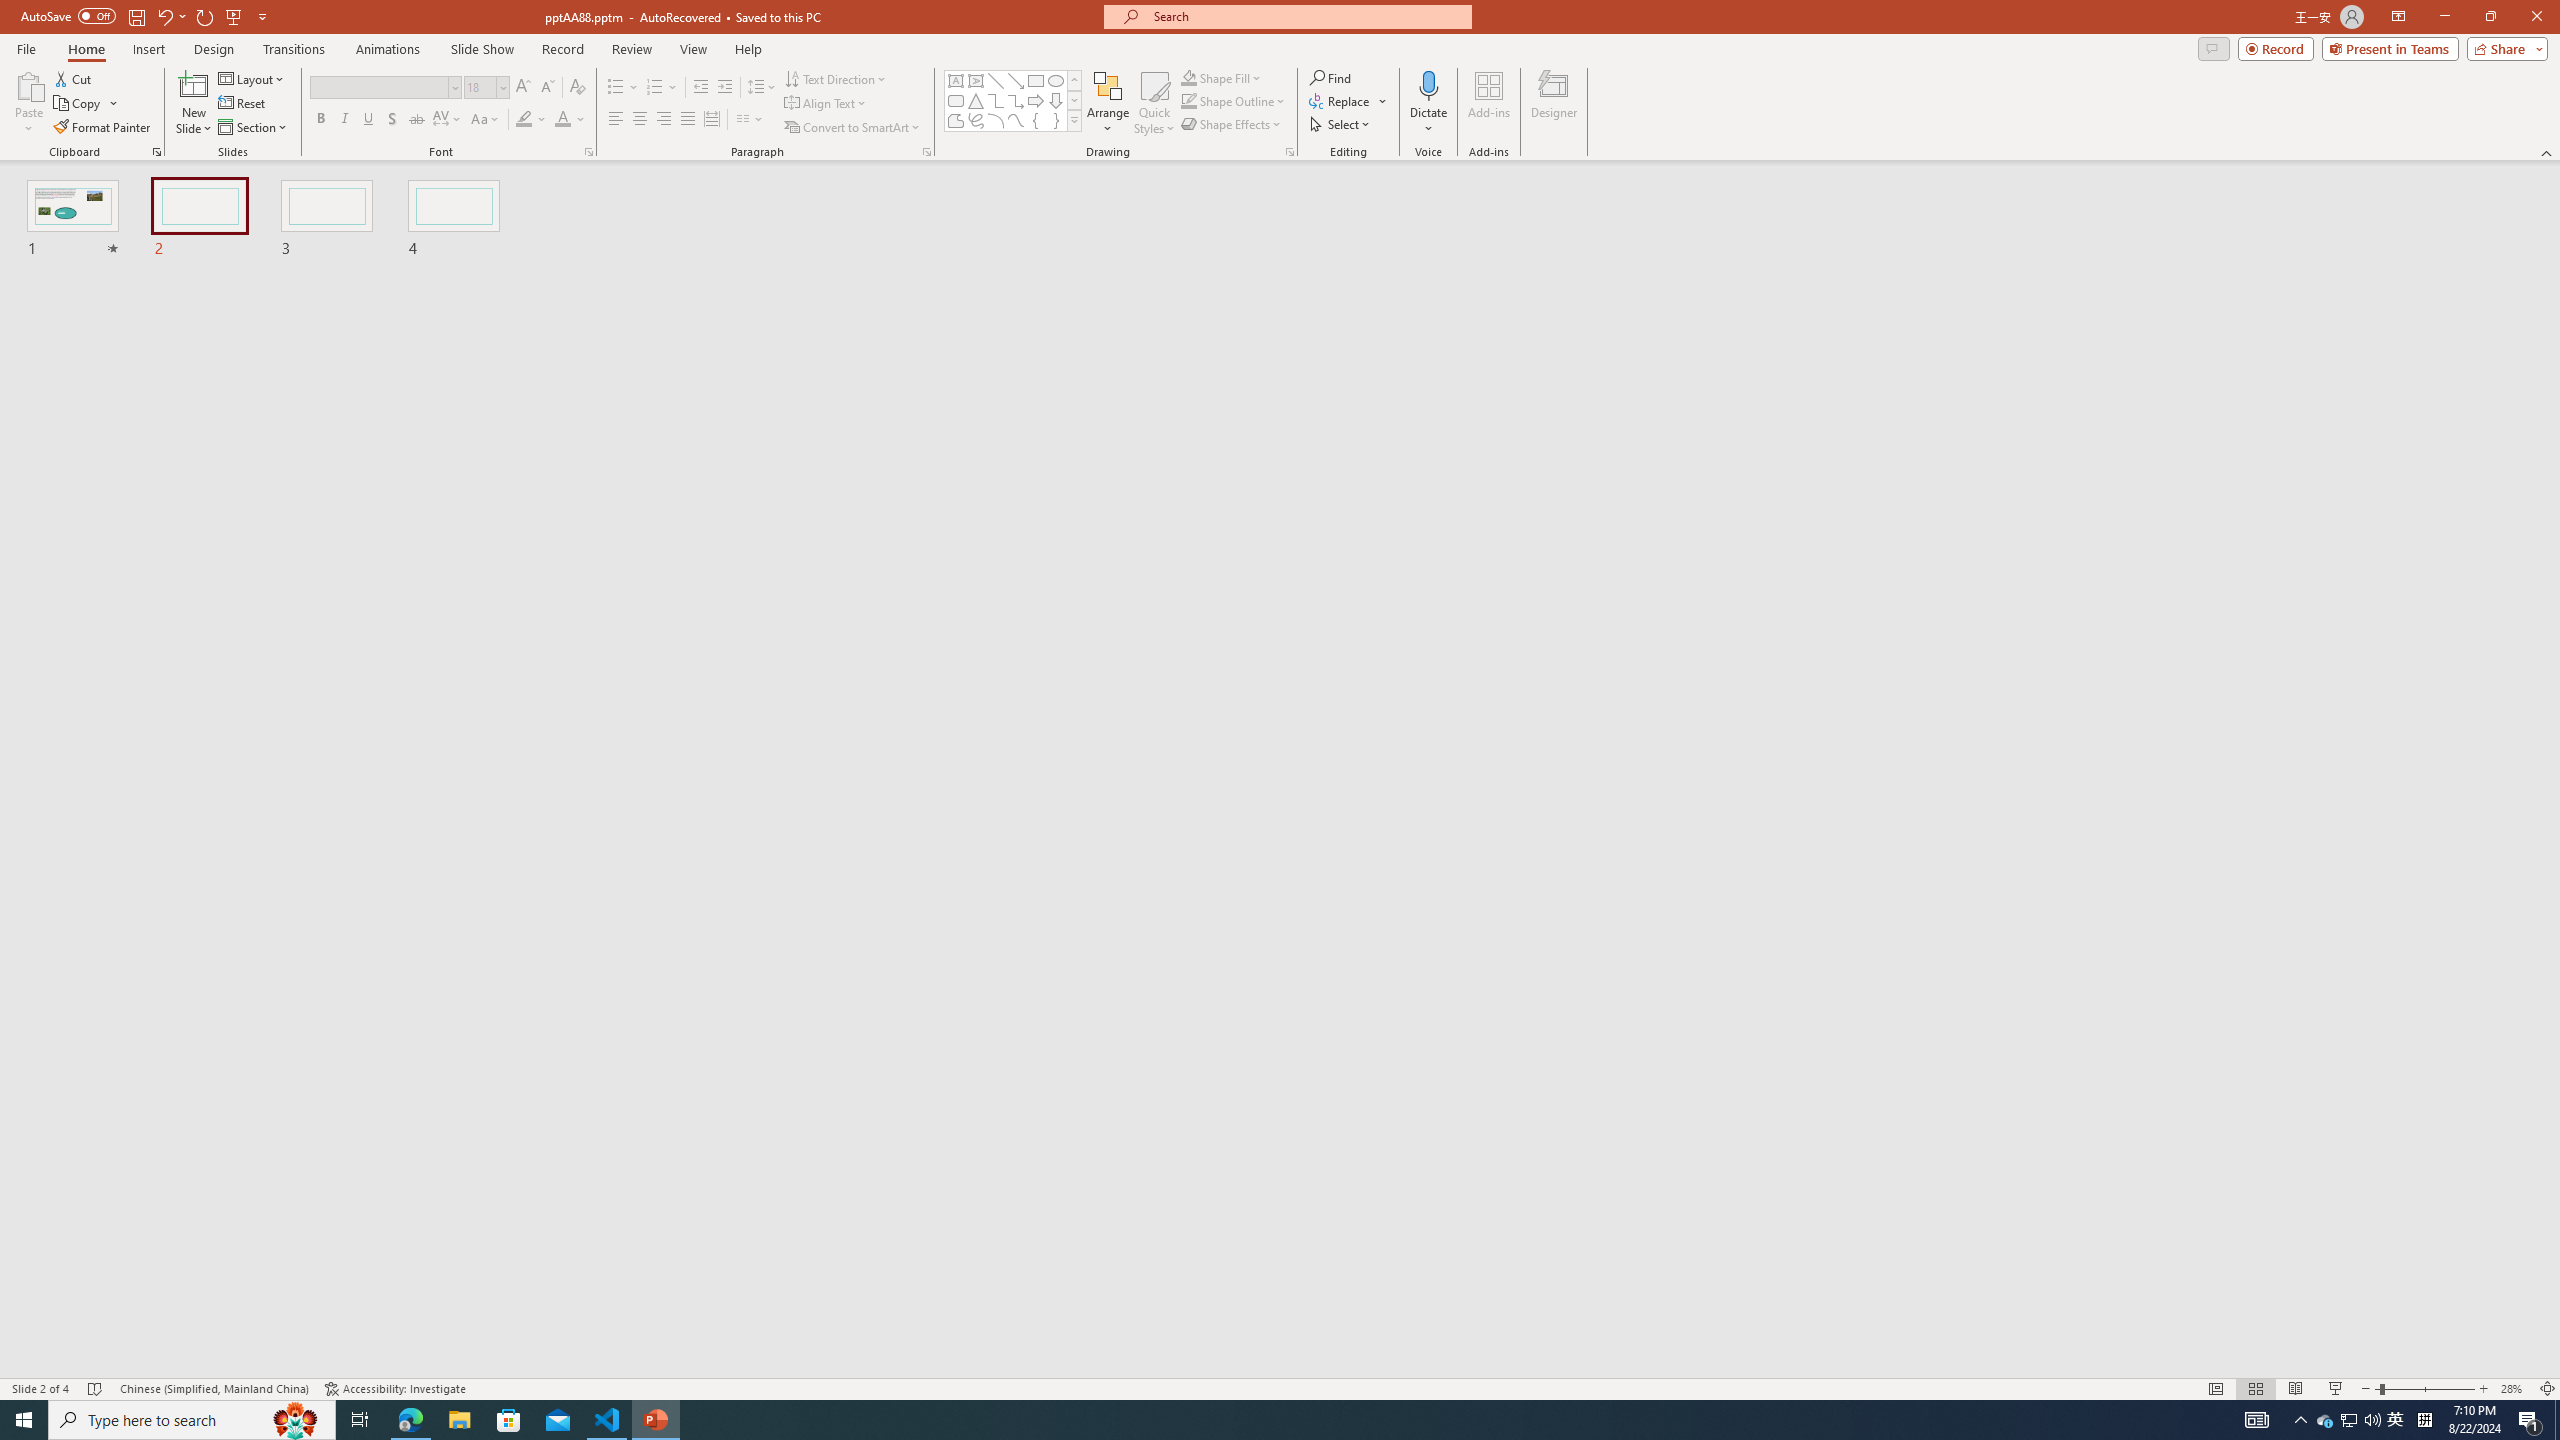 The image size is (2560, 1440). Describe the element at coordinates (1330, 77) in the screenshot. I see `'Find...'` at that location.